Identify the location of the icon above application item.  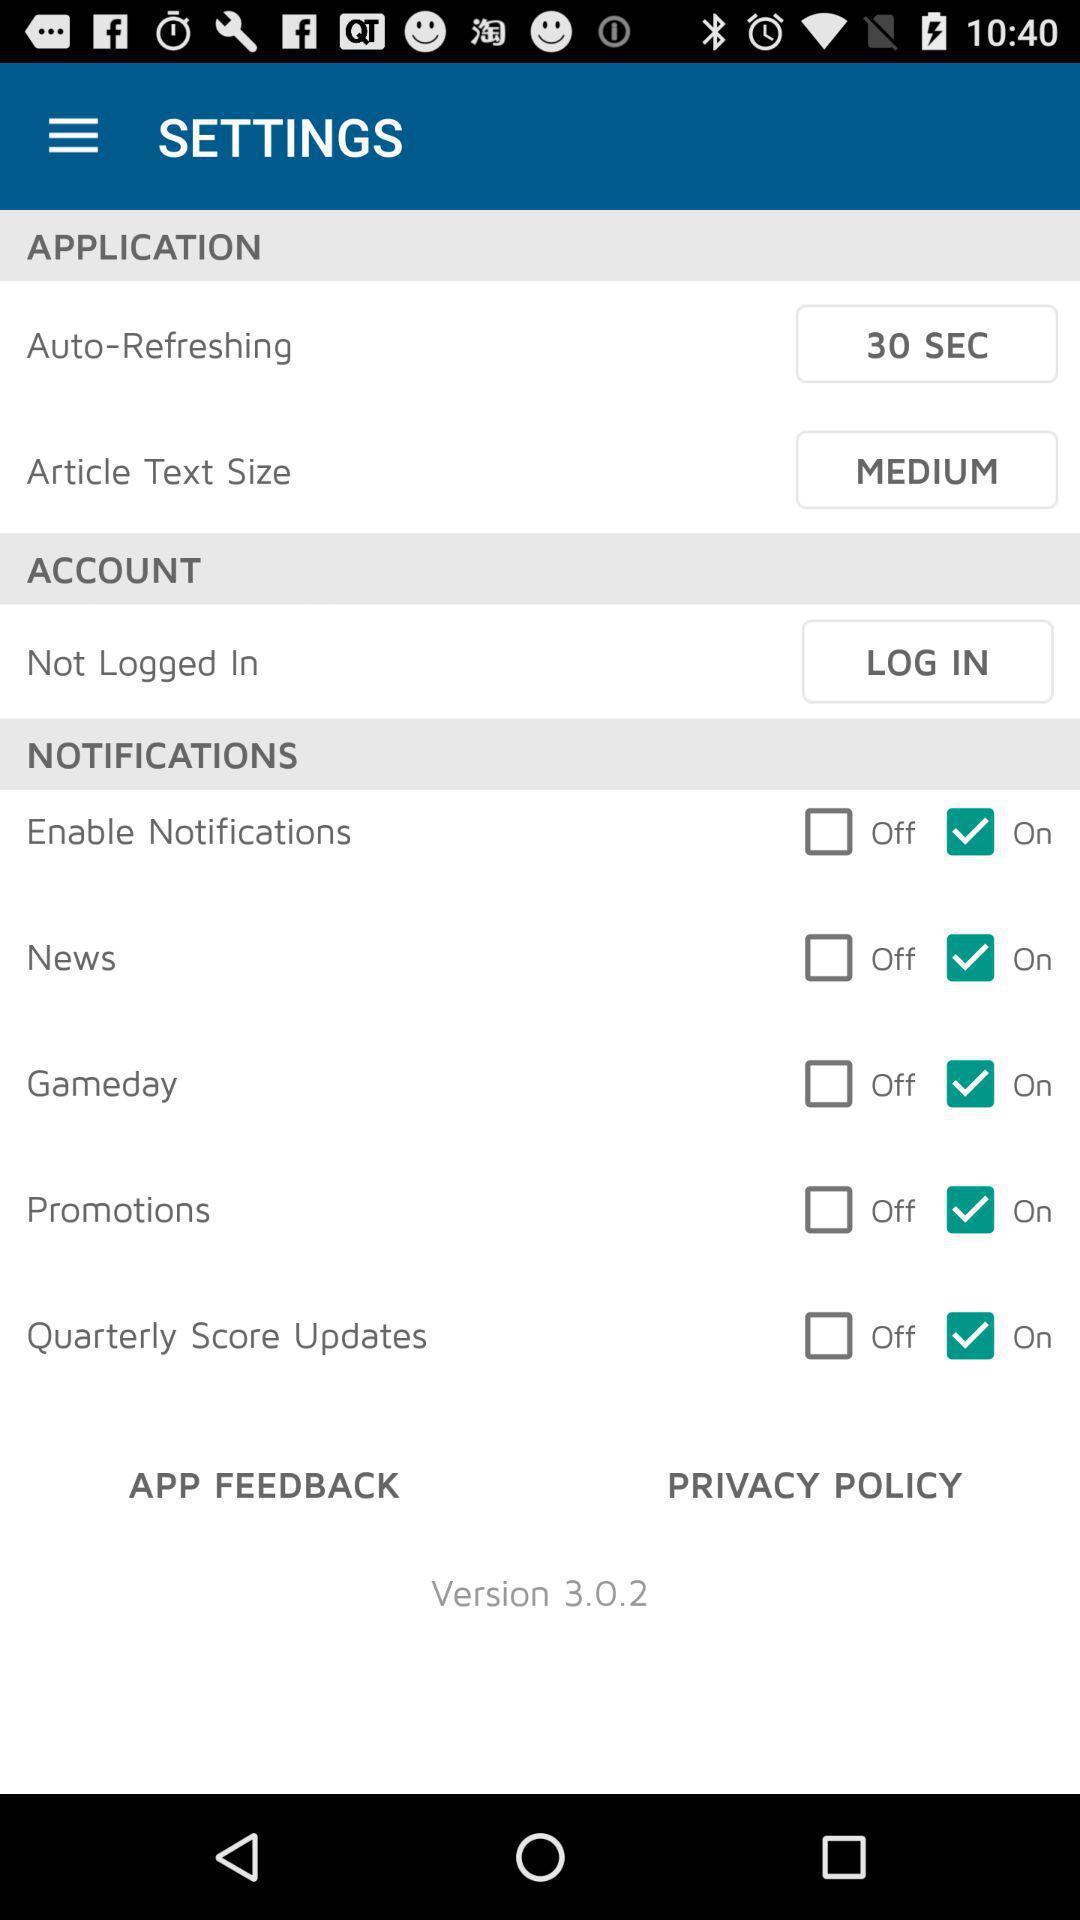
(72, 135).